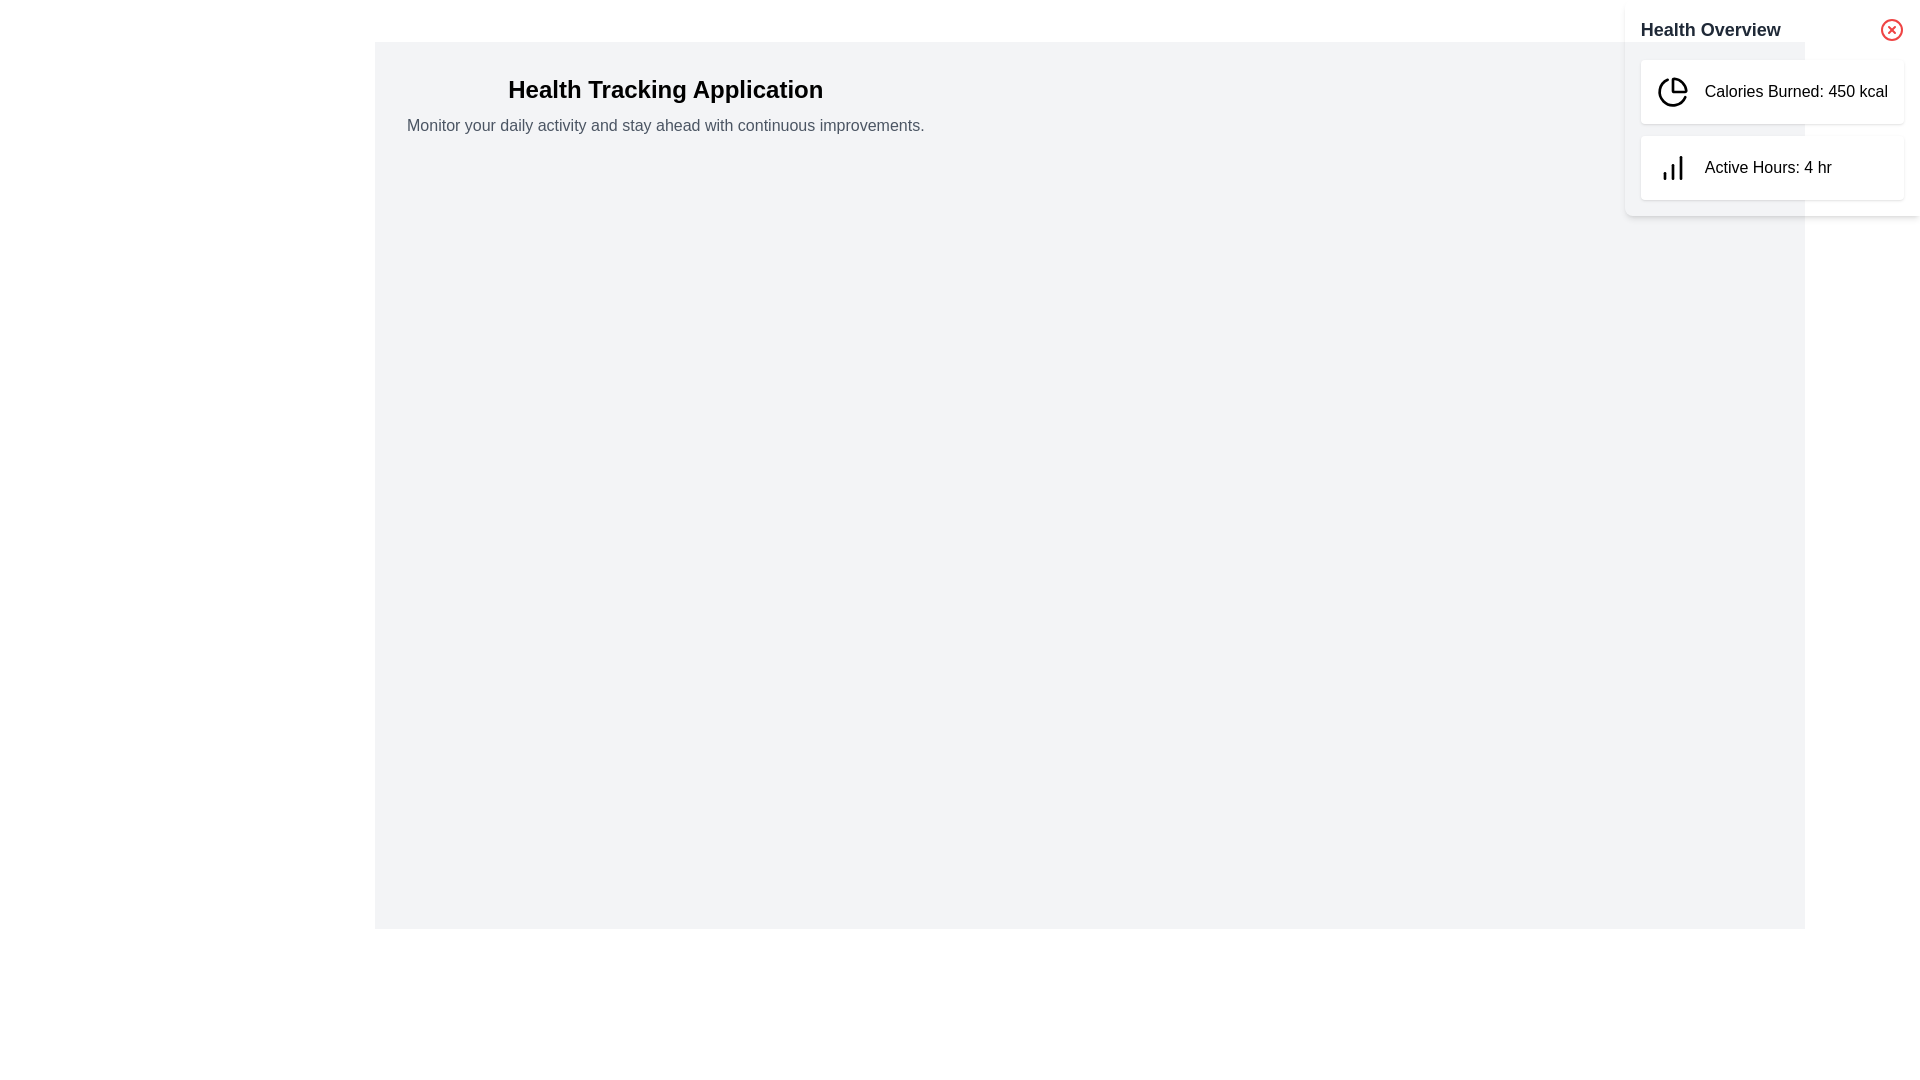  Describe the element at coordinates (1796, 92) in the screenshot. I see `value from the Text Element that displays the number of calories burned, located in the top box of the 'Health Overview' section to the right of the pie chart icon` at that location.